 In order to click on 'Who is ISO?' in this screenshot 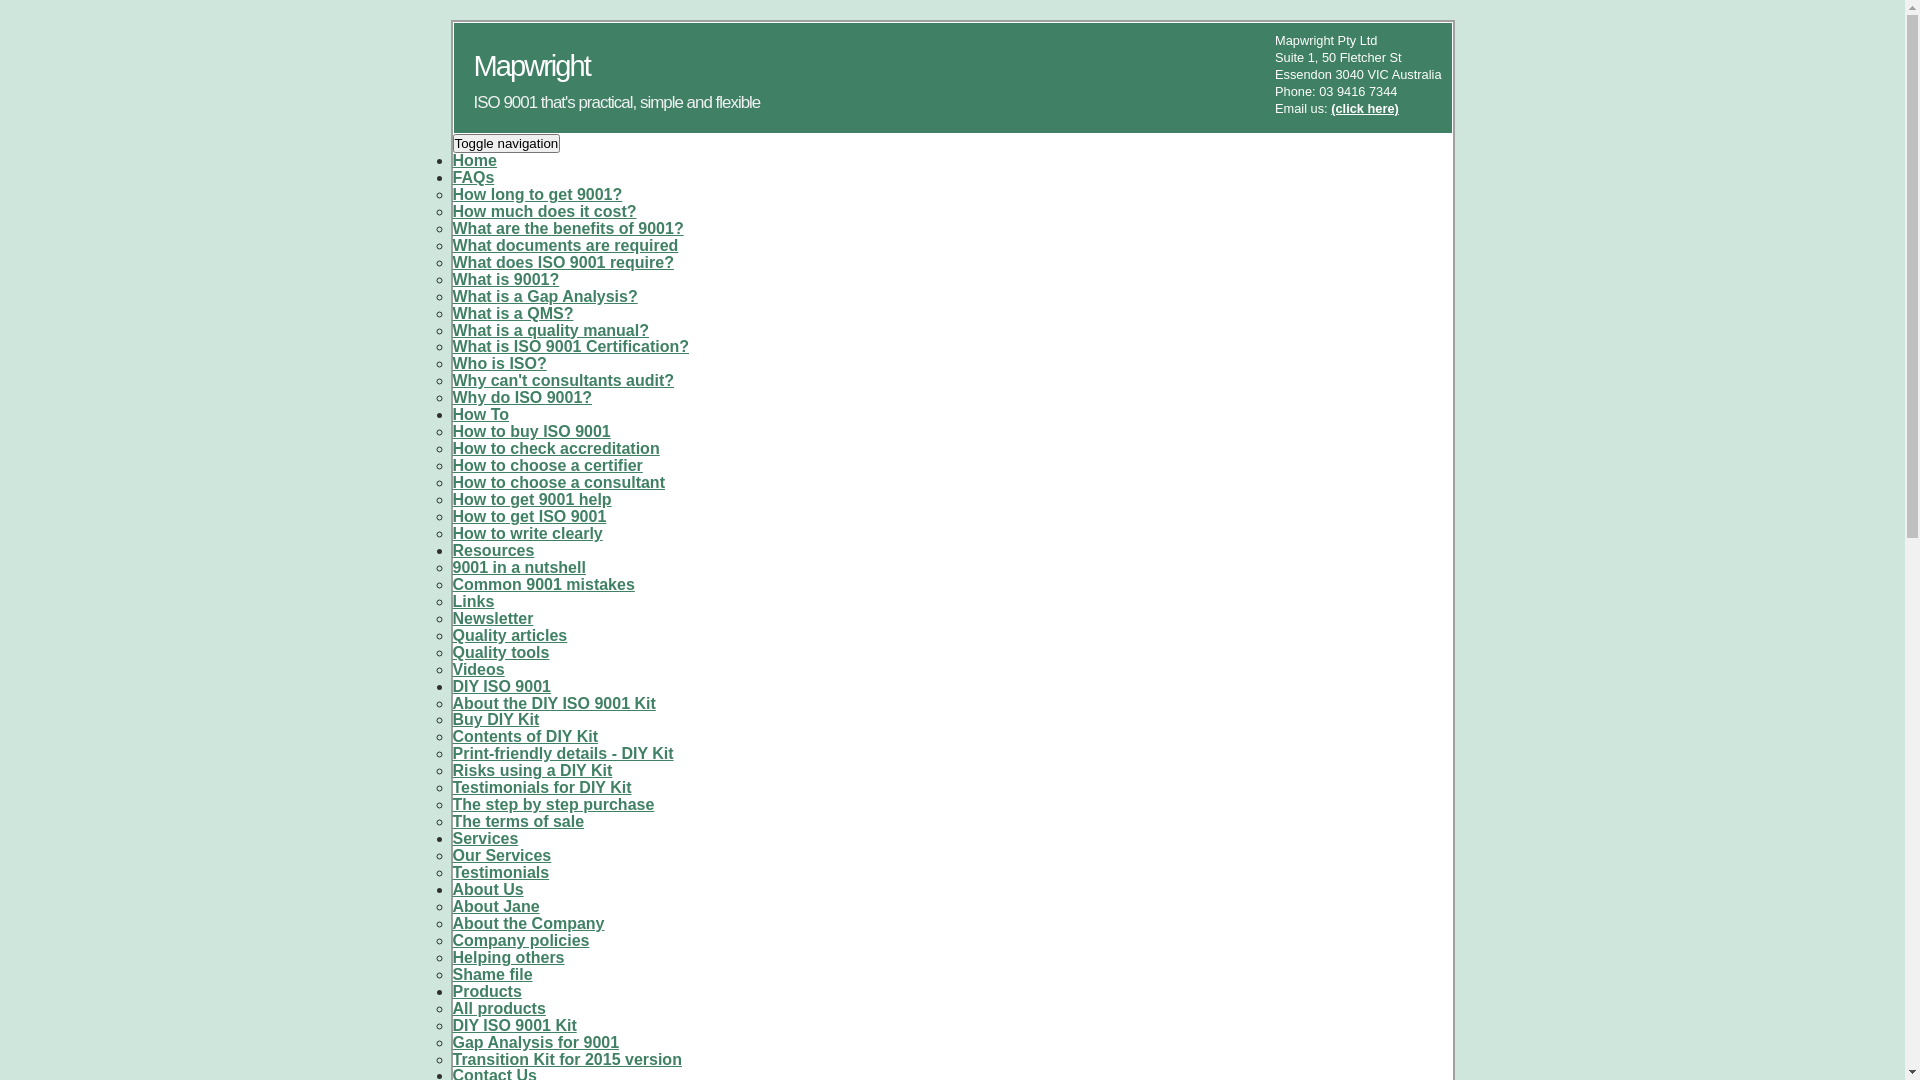, I will do `click(450, 363)`.